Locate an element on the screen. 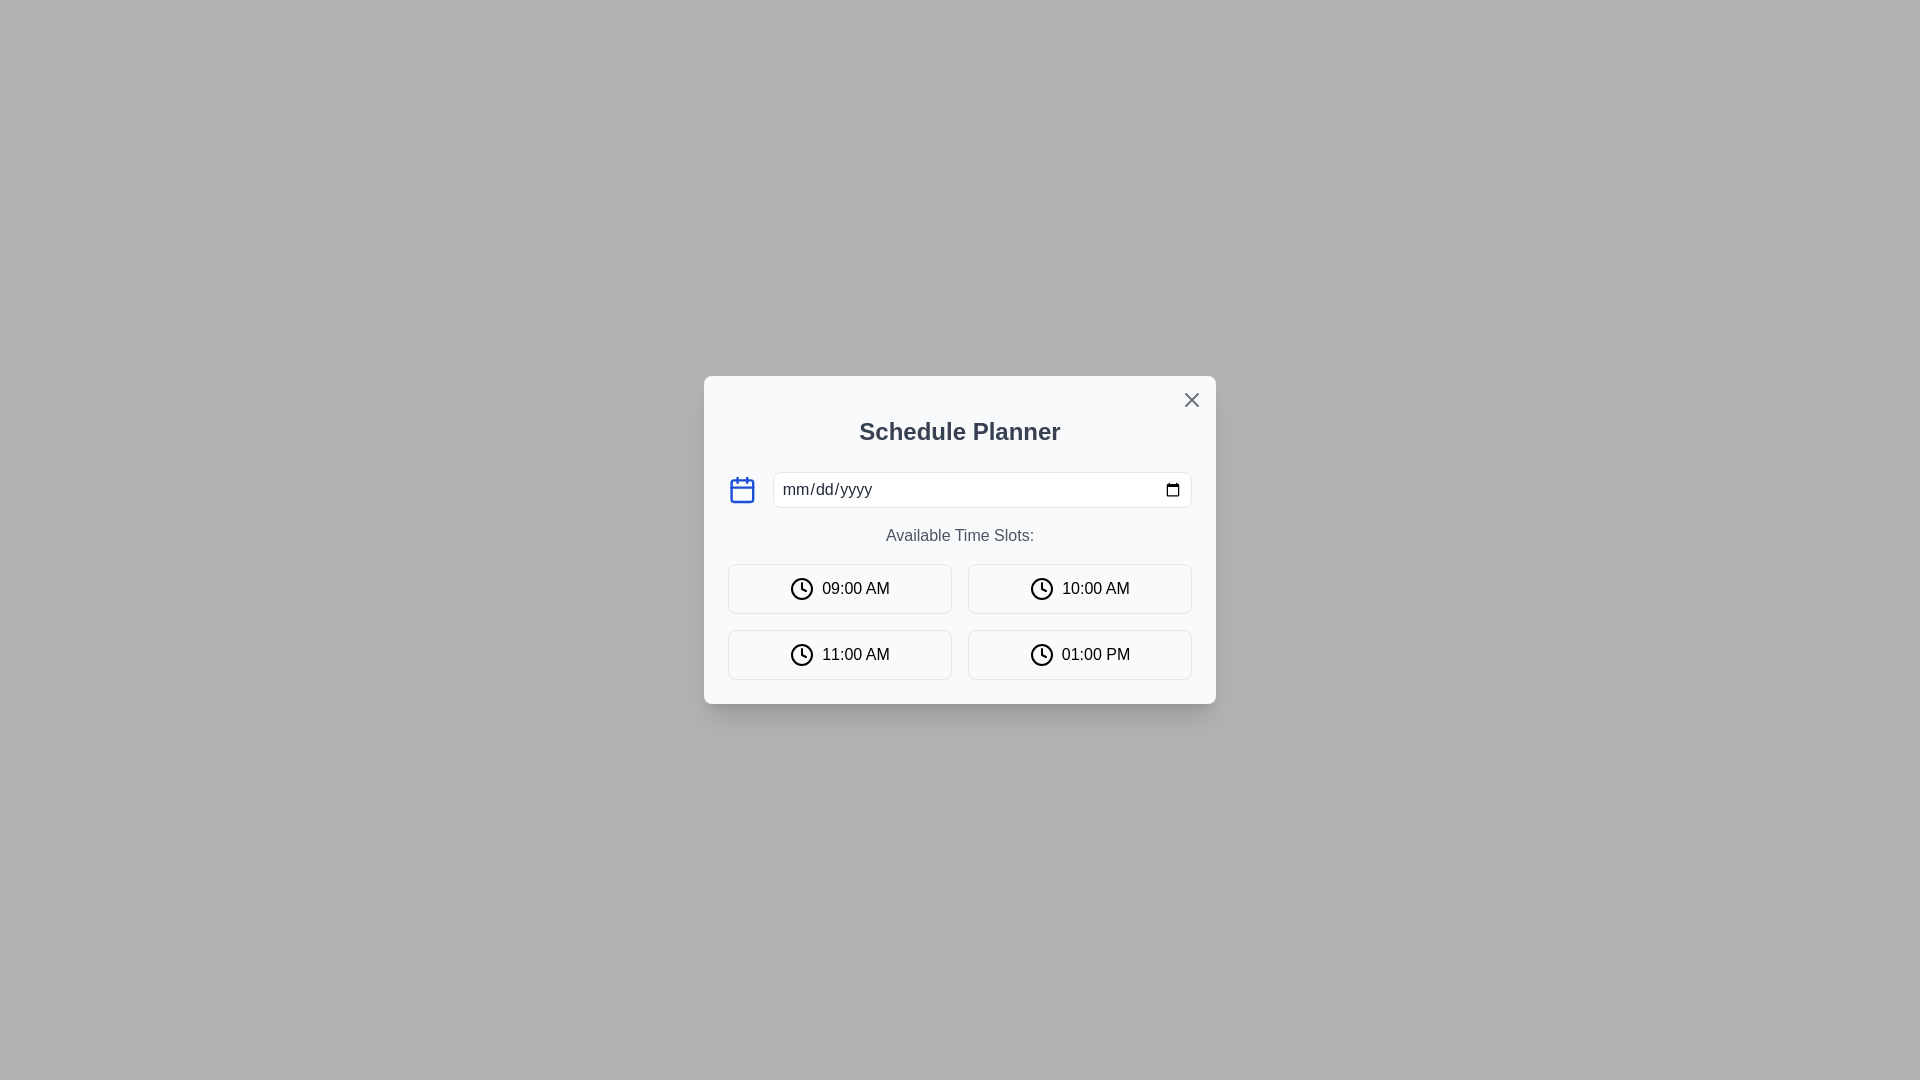 This screenshot has width=1920, height=1080. the fourth button in the time slot selection grid is located at coordinates (1079, 655).